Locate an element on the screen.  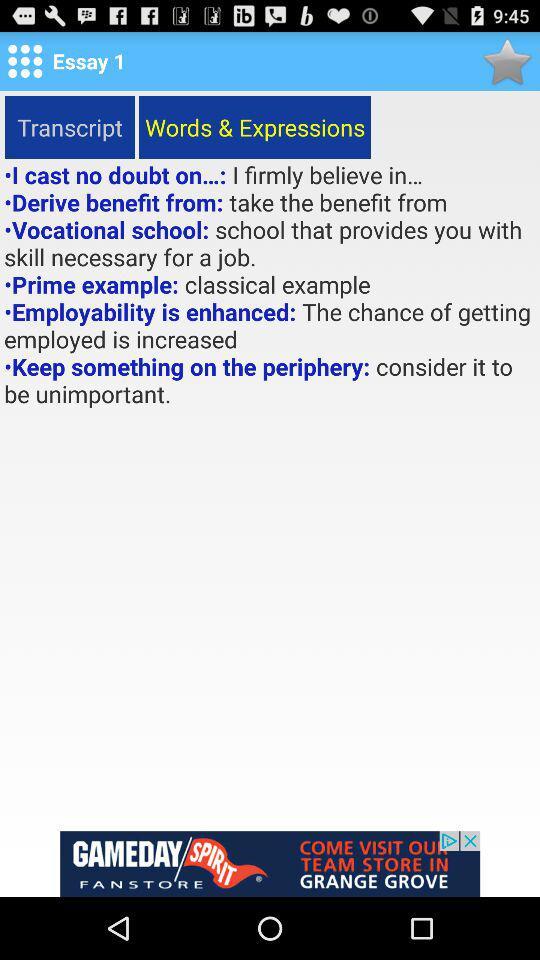
more options is located at coordinates (24, 61).